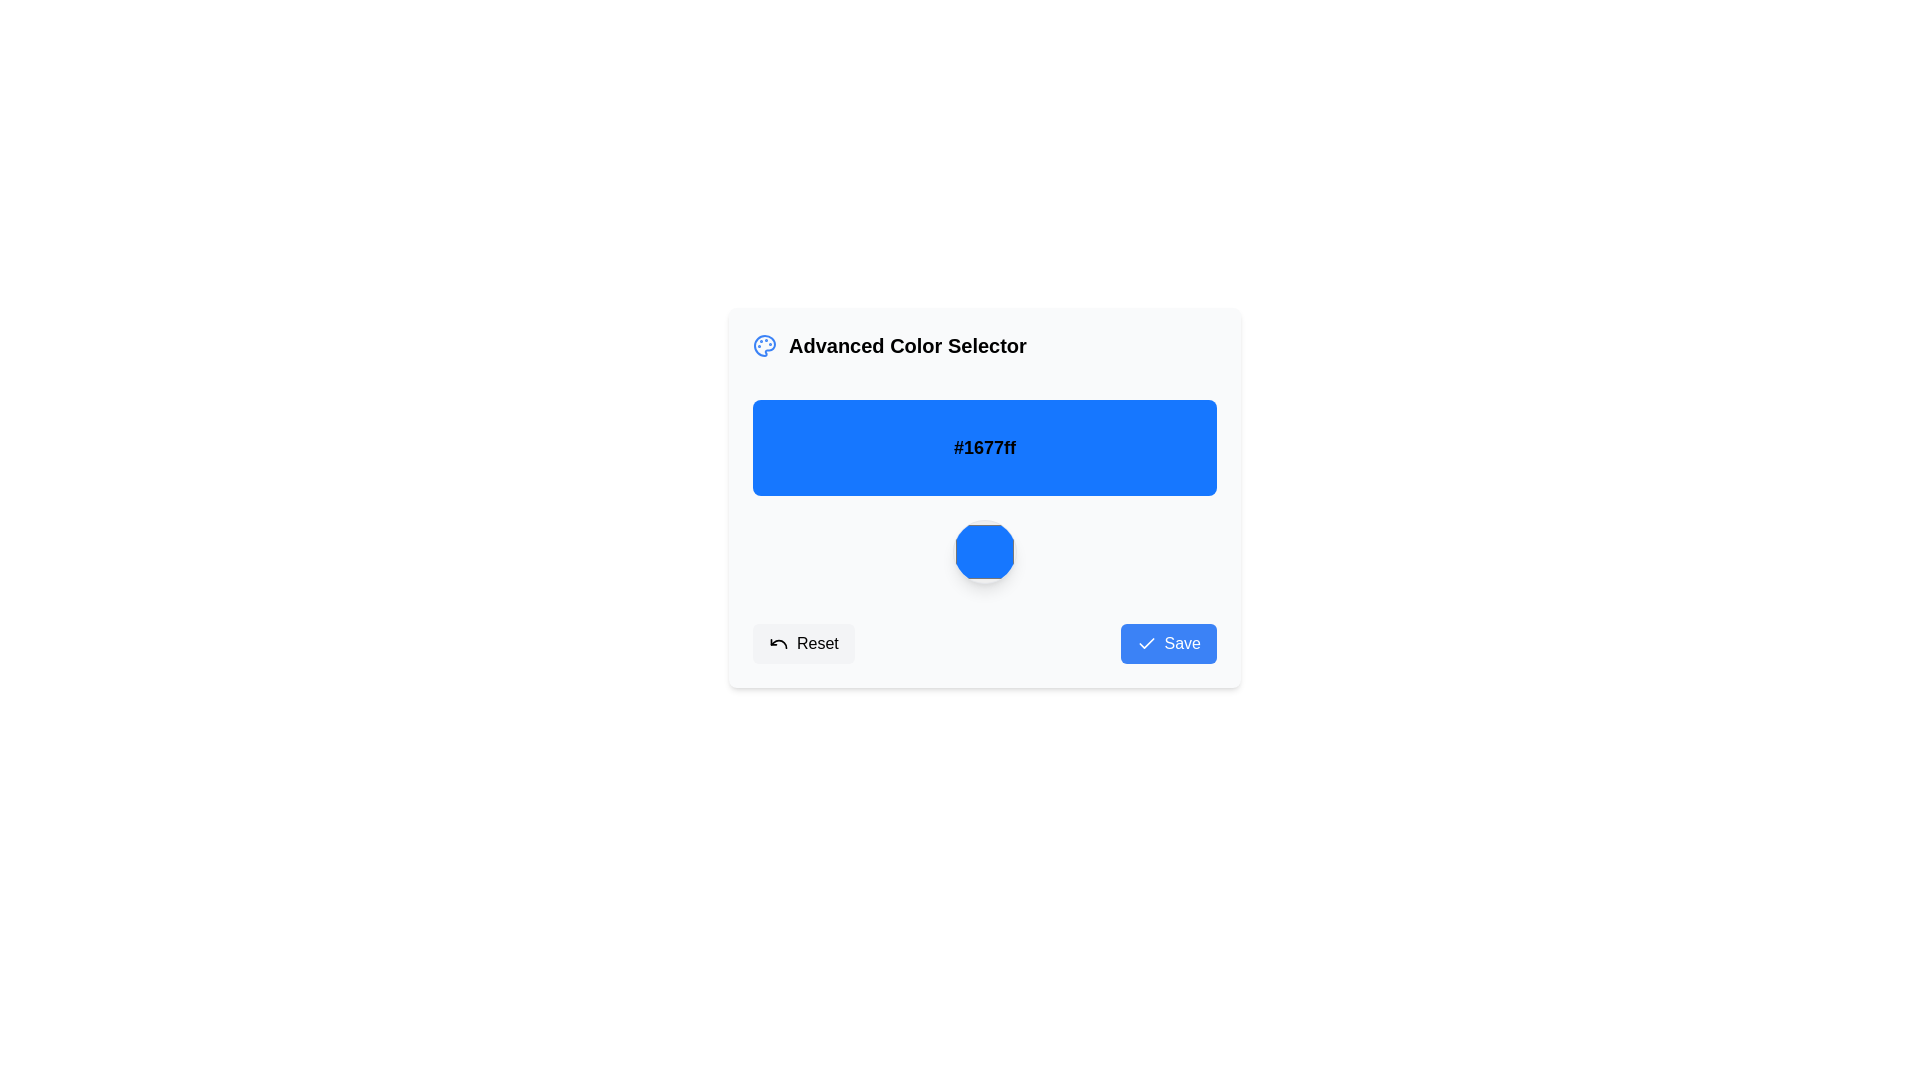 The image size is (1920, 1080). What do you see at coordinates (1168, 644) in the screenshot?
I see `the 'Save' button located on the bottom-right side of the 'Advanced Color Selector' panel to change its color` at bounding box center [1168, 644].